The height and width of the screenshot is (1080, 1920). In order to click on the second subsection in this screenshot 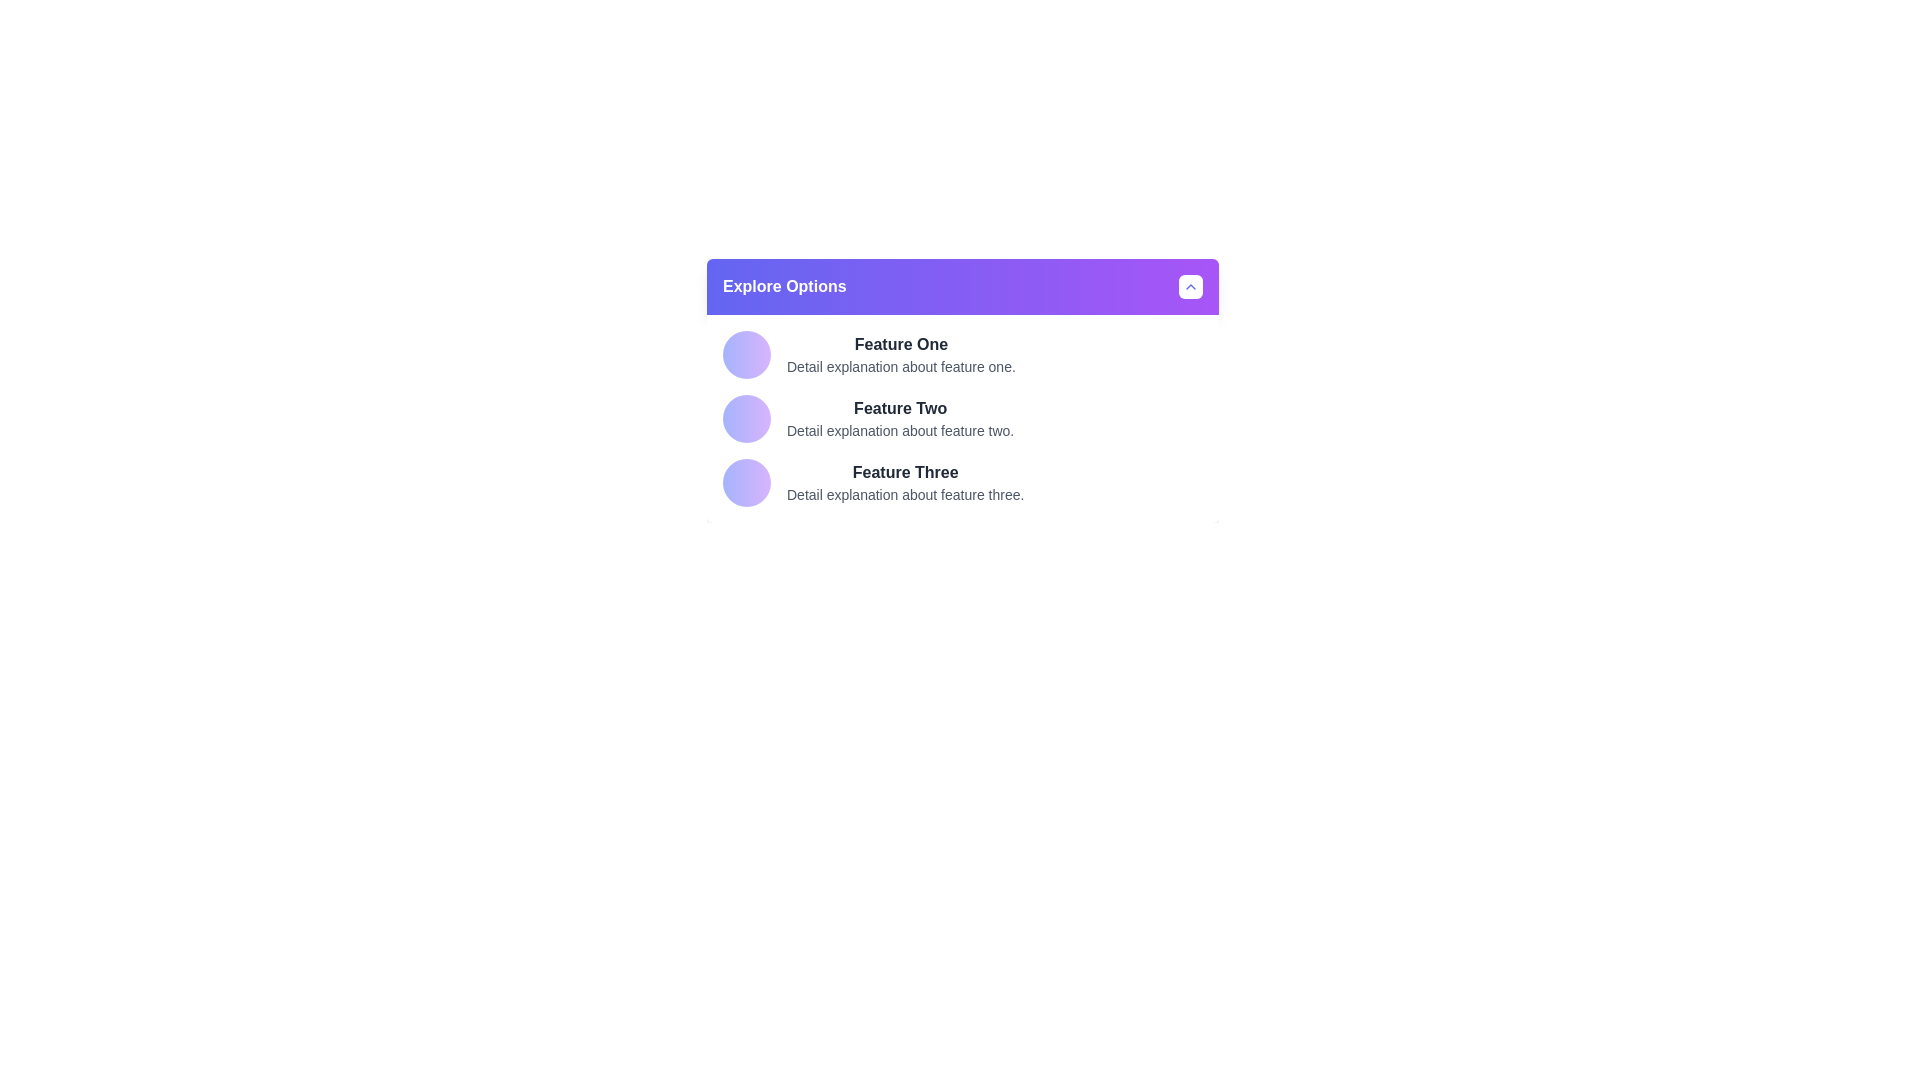, I will do `click(963, 418)`.